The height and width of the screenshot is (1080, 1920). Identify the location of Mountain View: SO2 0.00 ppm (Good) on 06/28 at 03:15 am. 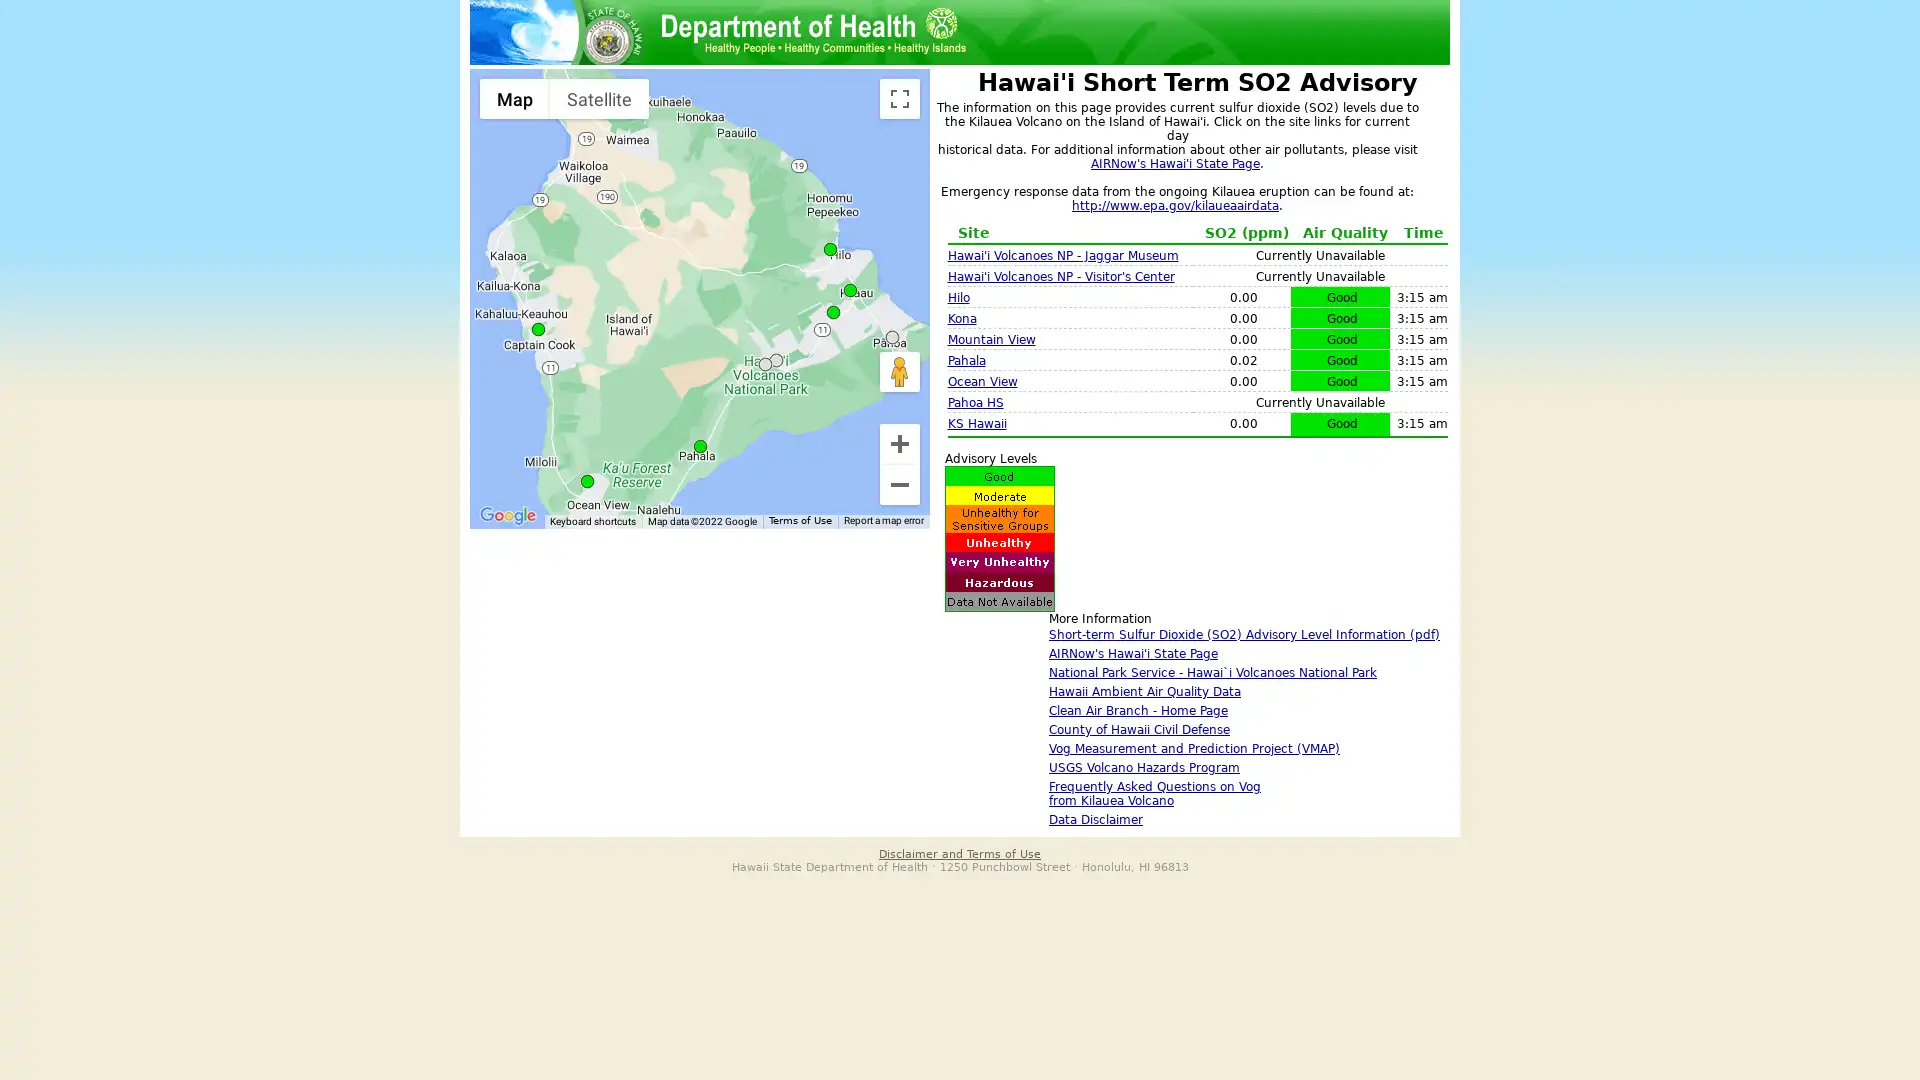
(833, 312).